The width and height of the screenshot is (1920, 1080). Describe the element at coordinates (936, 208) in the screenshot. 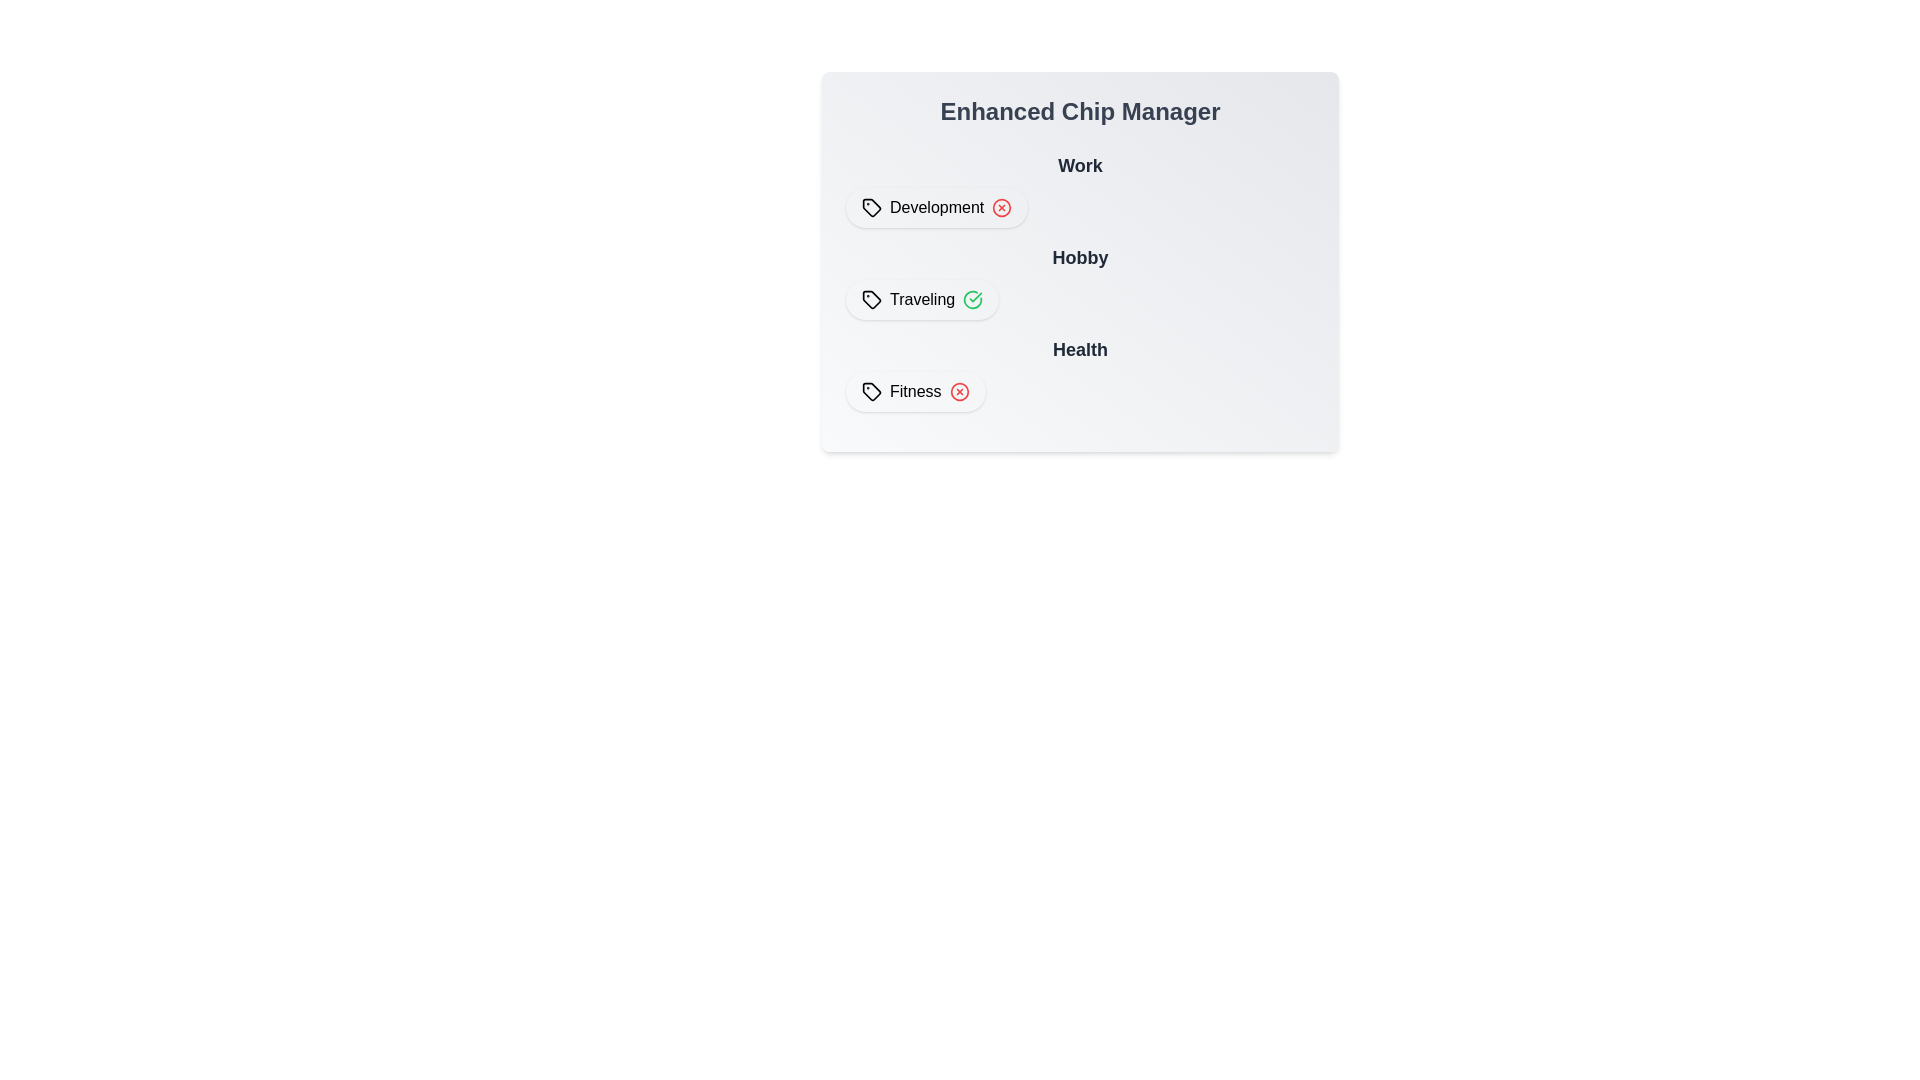

I see `the chip labeled Development` at that location.